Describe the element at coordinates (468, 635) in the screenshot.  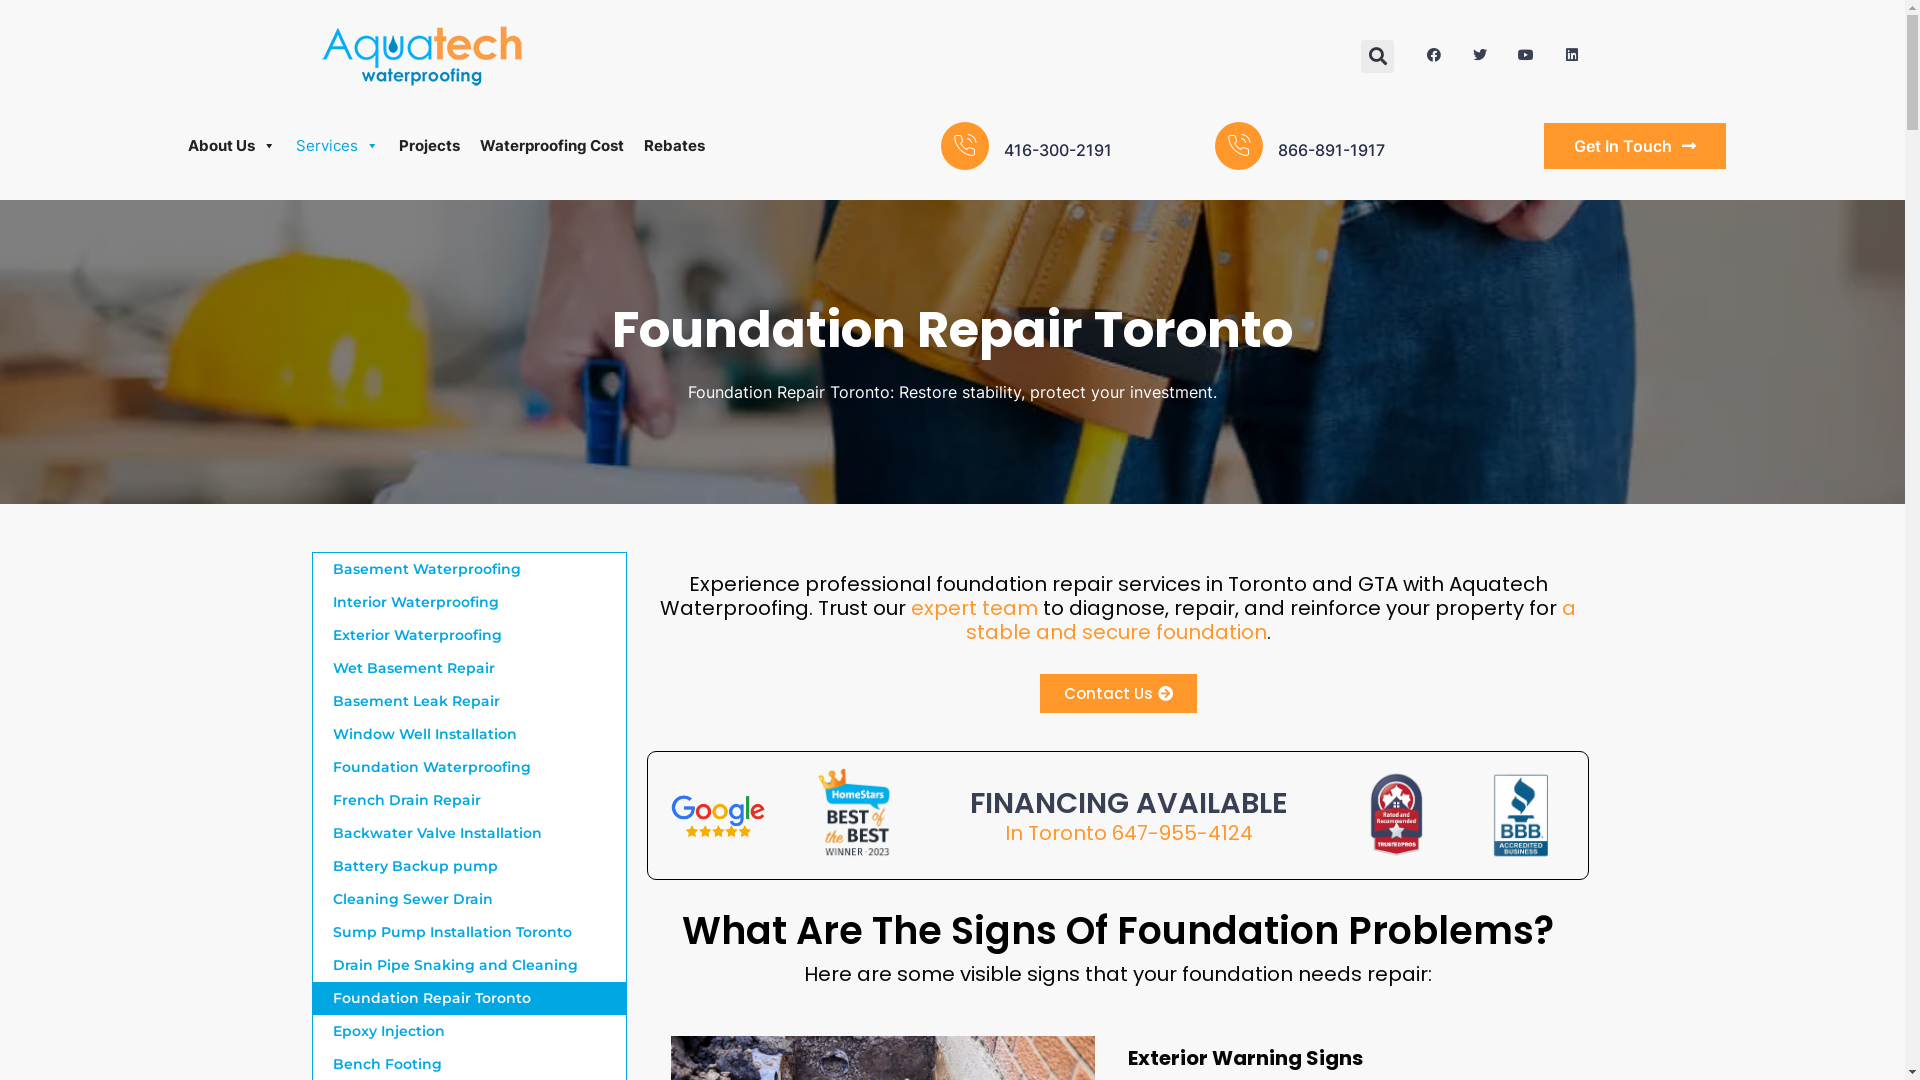
I see `'Exterior Waterproofing'` at that location.